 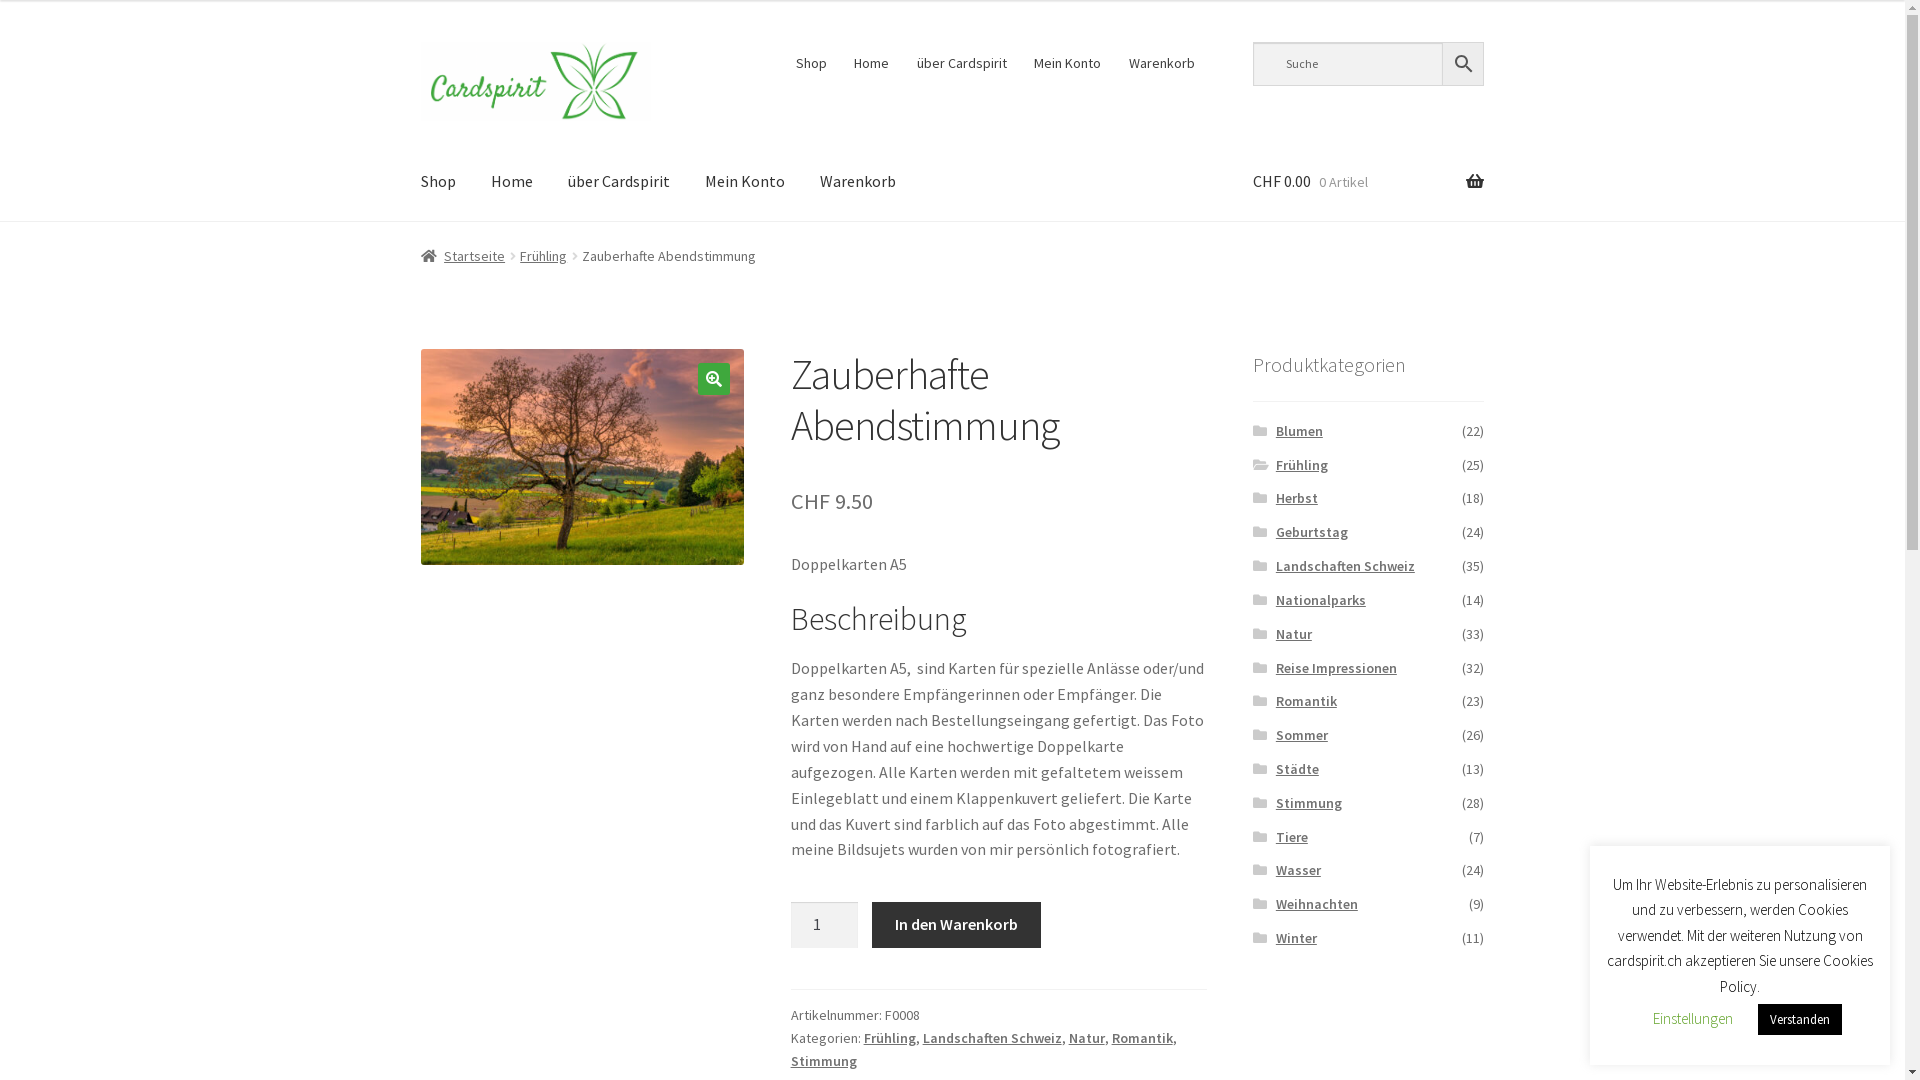 What do you see at coordinates (1336, 667) in the screenshot?
I see `'Reise Impressionen'` at bounding box center [1336, 667].